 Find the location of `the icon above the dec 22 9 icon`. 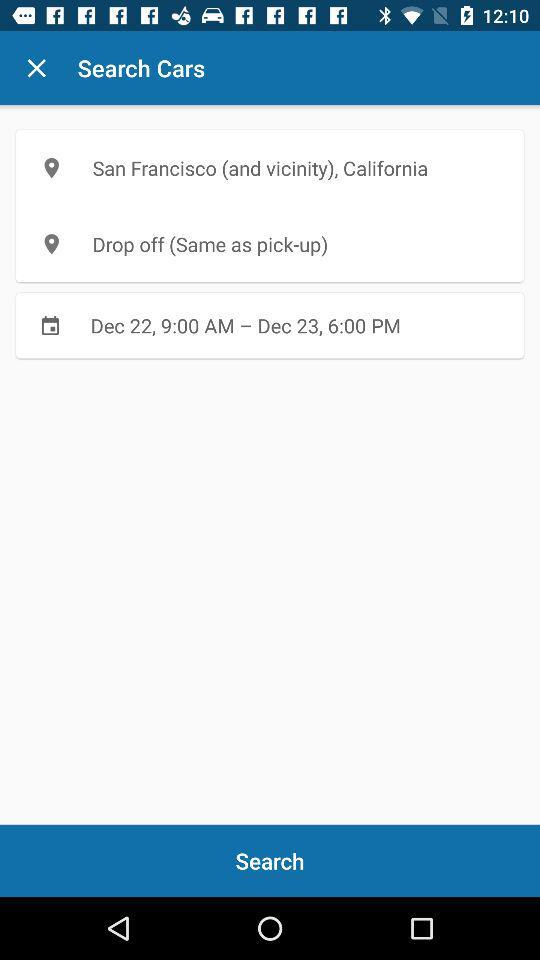

the icon above the dec 22 9 icon is located at coordinates (270, 243).